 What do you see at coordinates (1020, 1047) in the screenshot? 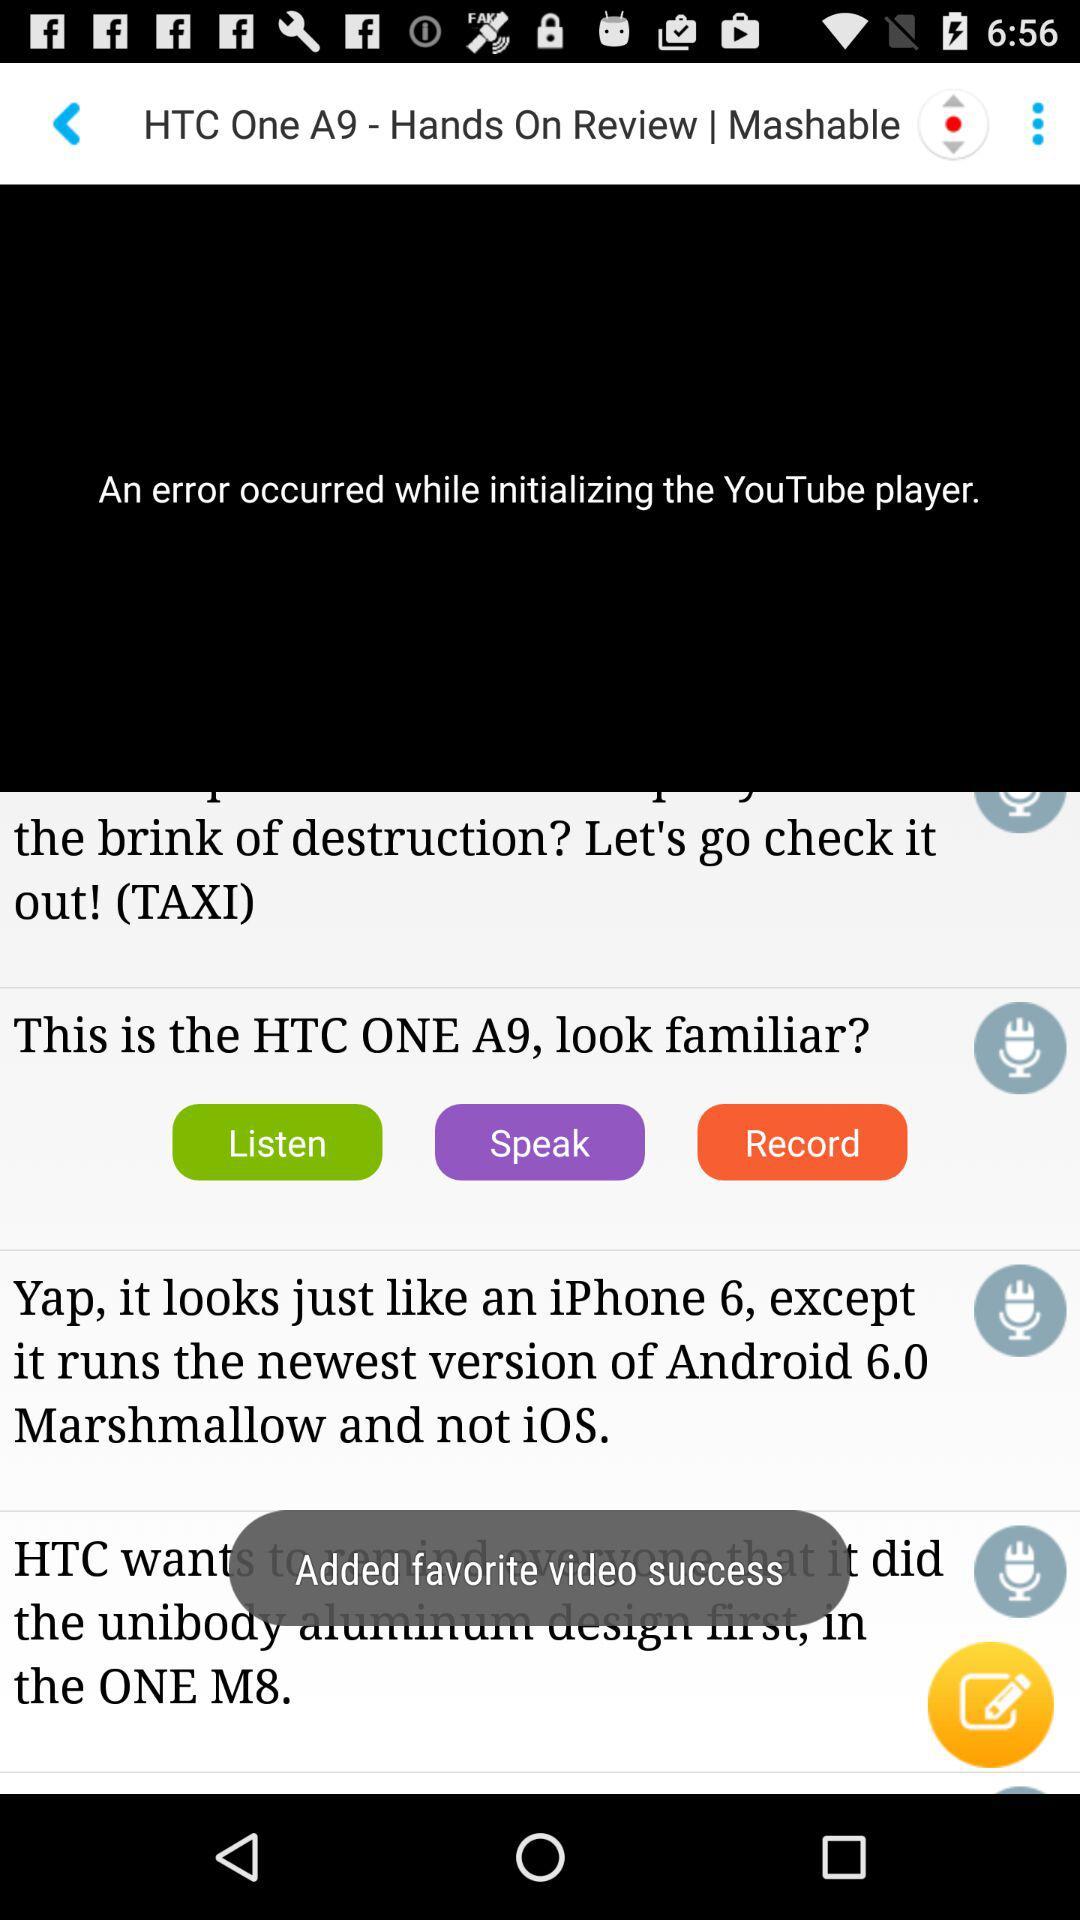
I see `favorite` at bounding box center [1020, 1047].